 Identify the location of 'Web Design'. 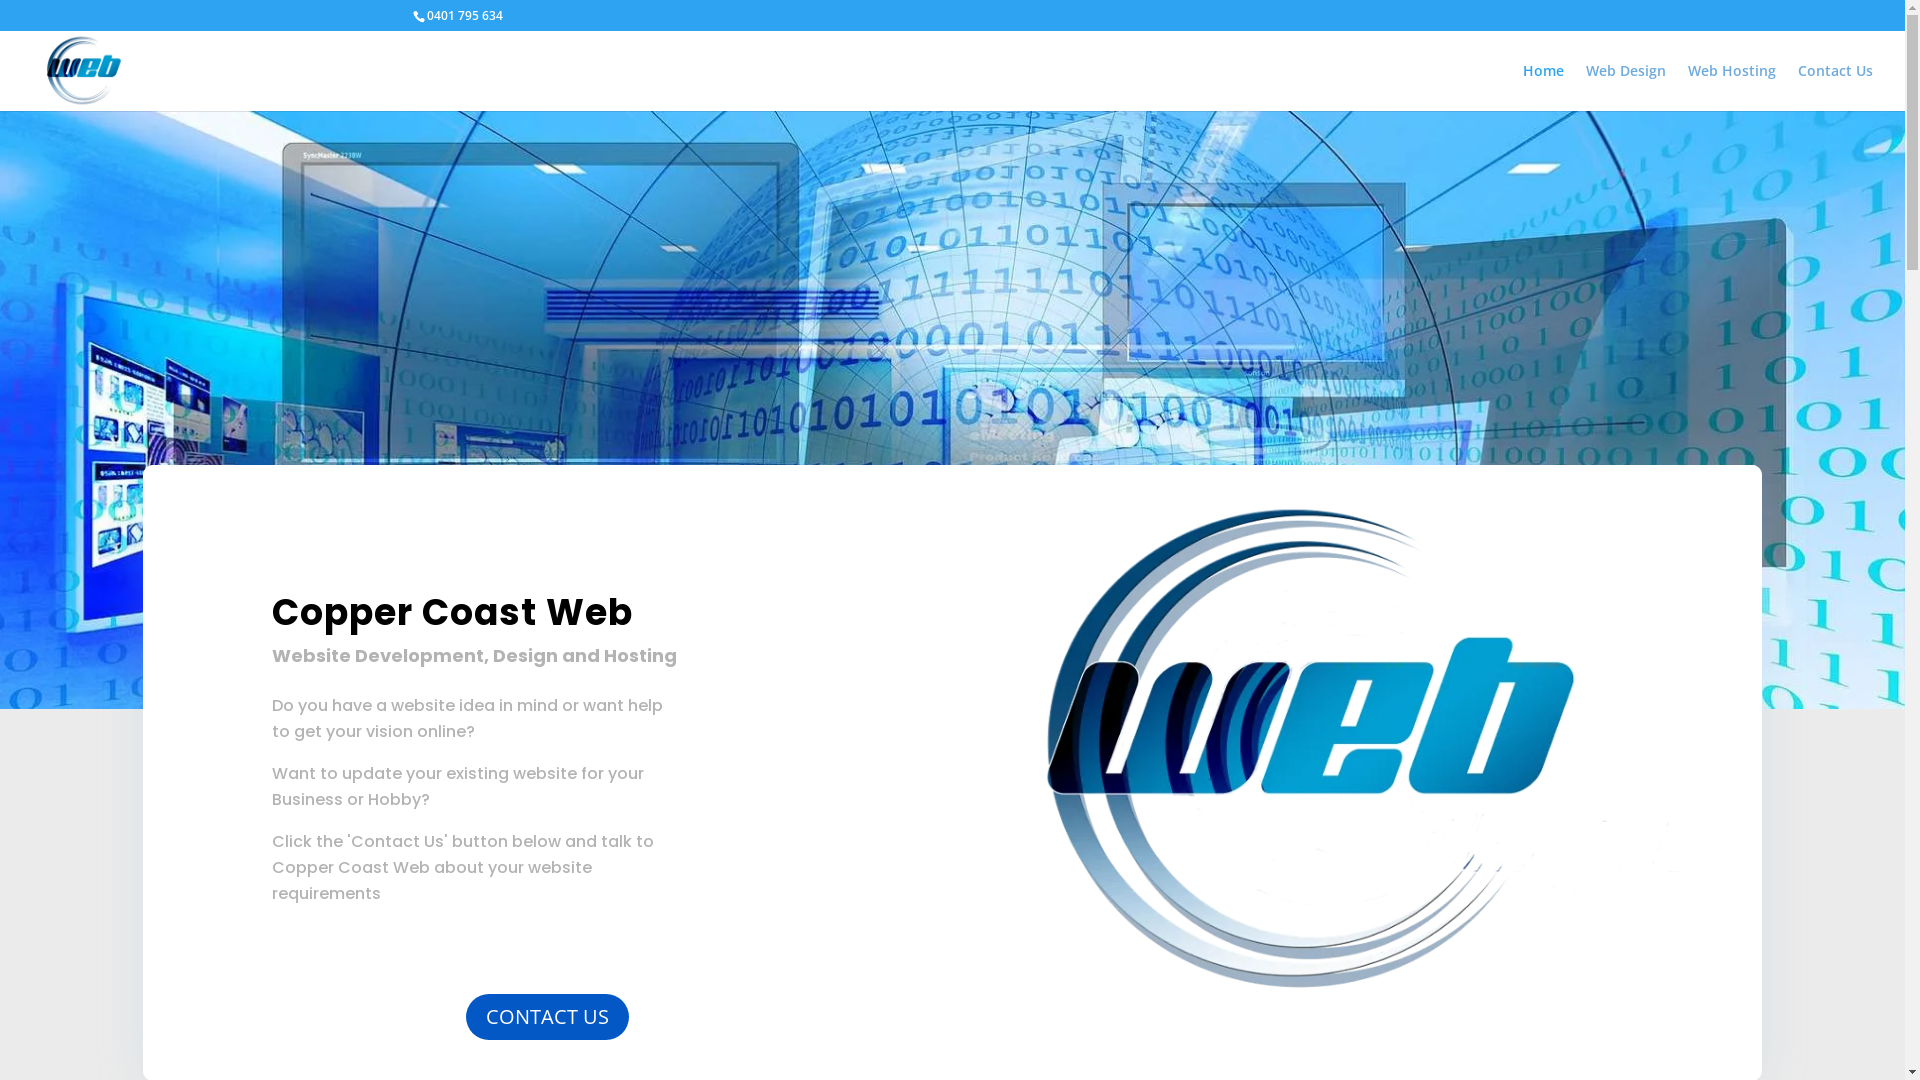
(1584, 86).